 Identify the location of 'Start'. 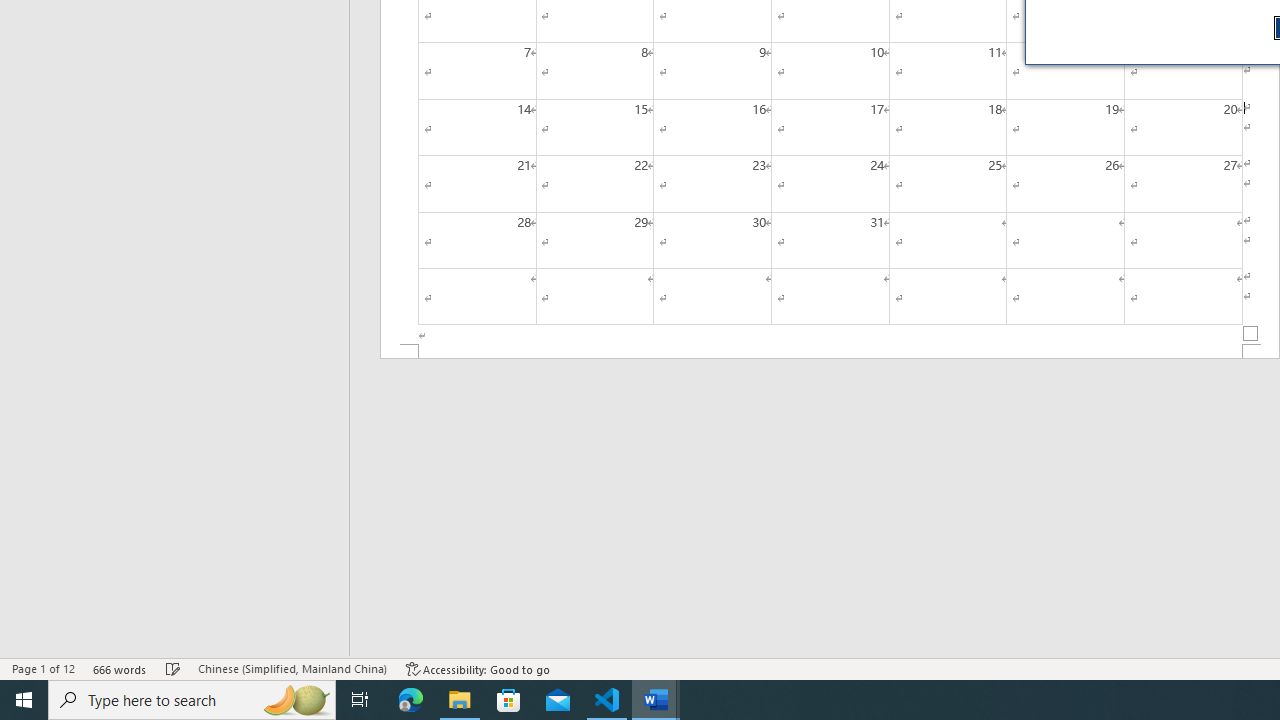
(24, 698).